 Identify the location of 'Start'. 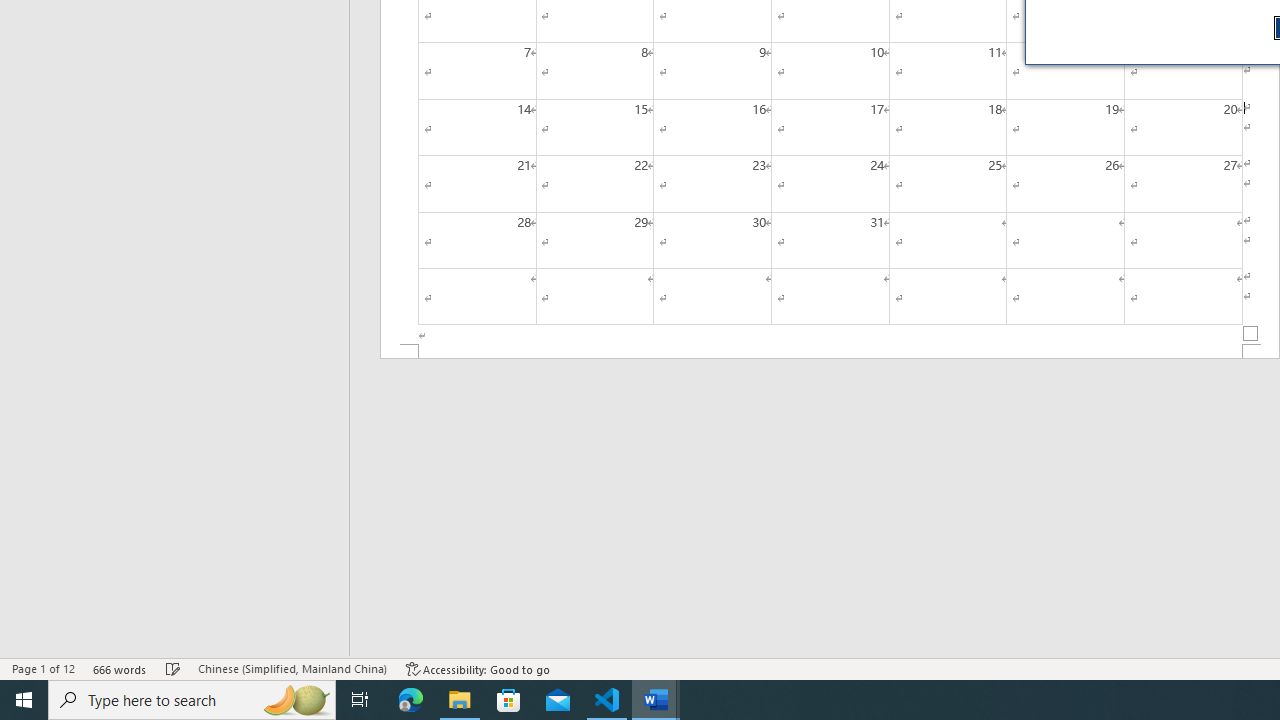
(24, 698).